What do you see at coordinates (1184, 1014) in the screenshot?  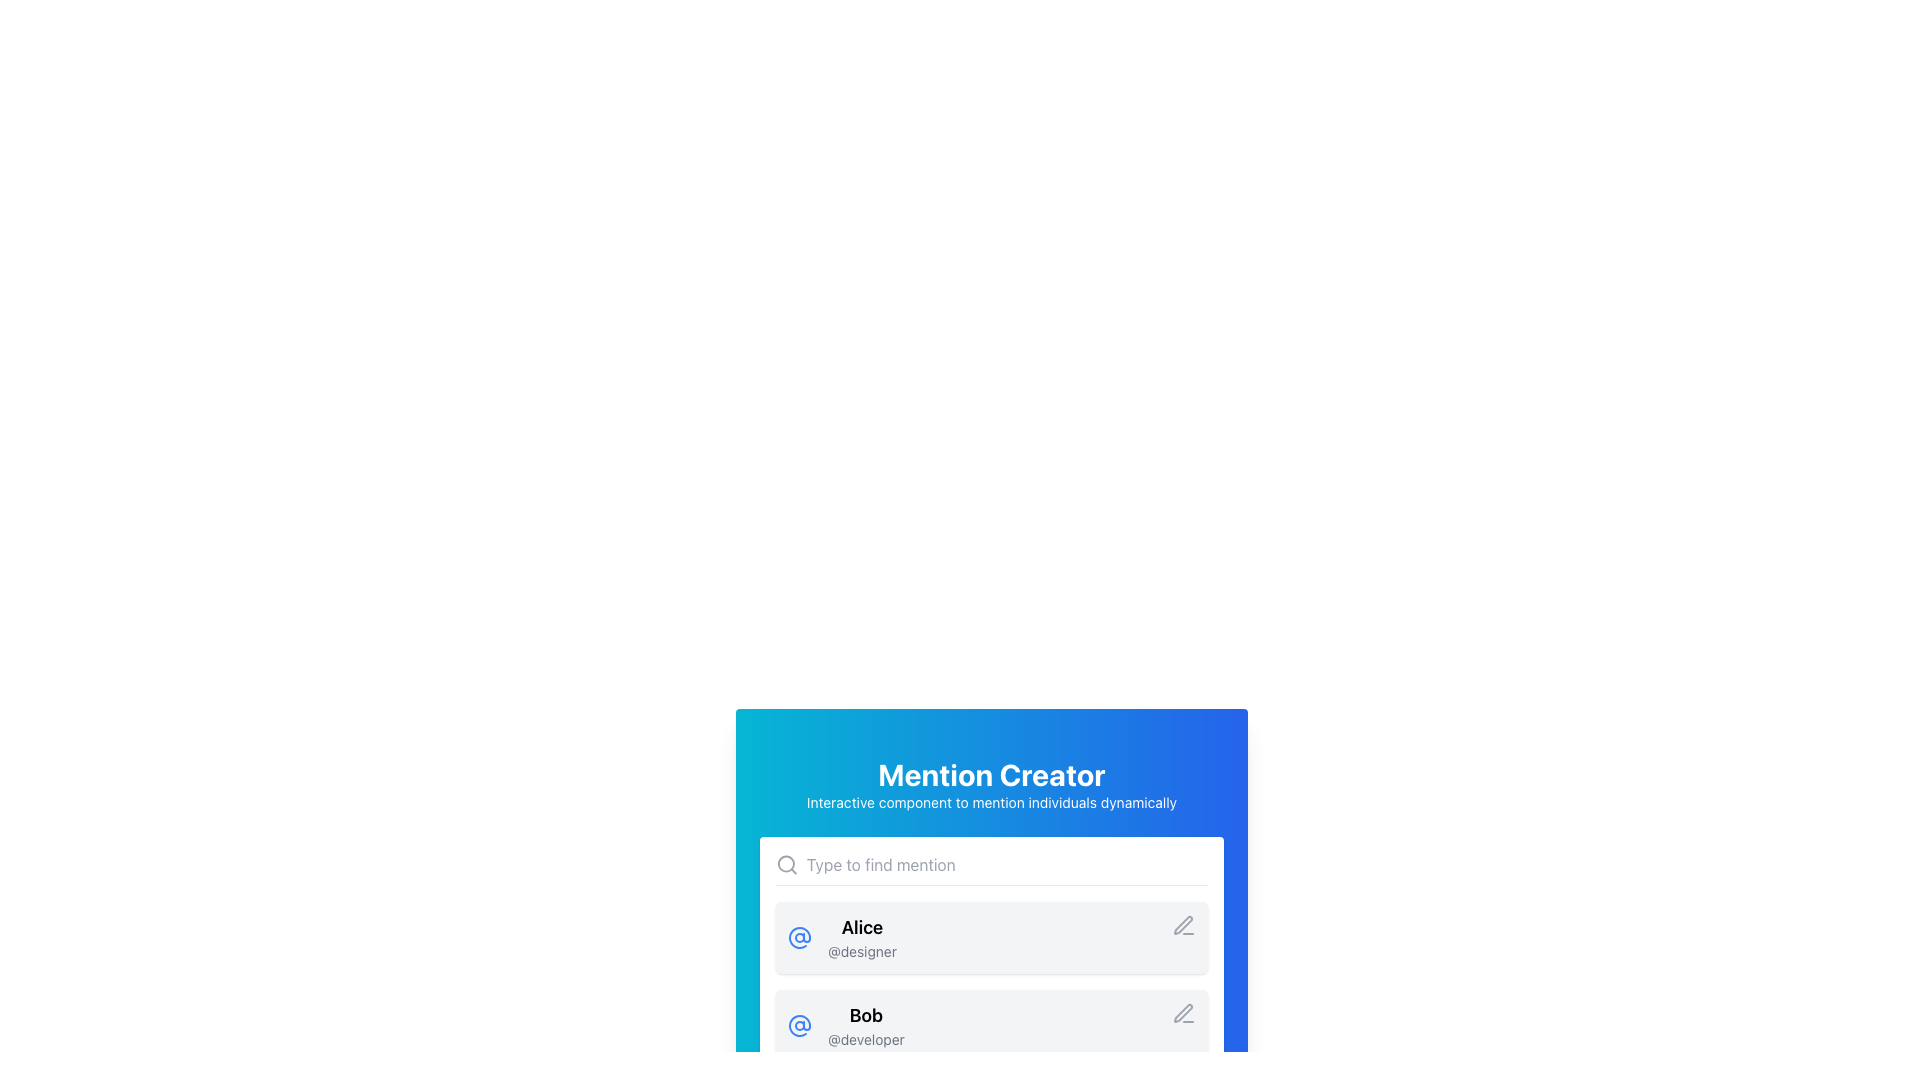 I see `the editing tool icon located at the rightmost side of the row labeled 'Bob@developer', which has a thin gray outline` at bounding box center [1184, 1014].